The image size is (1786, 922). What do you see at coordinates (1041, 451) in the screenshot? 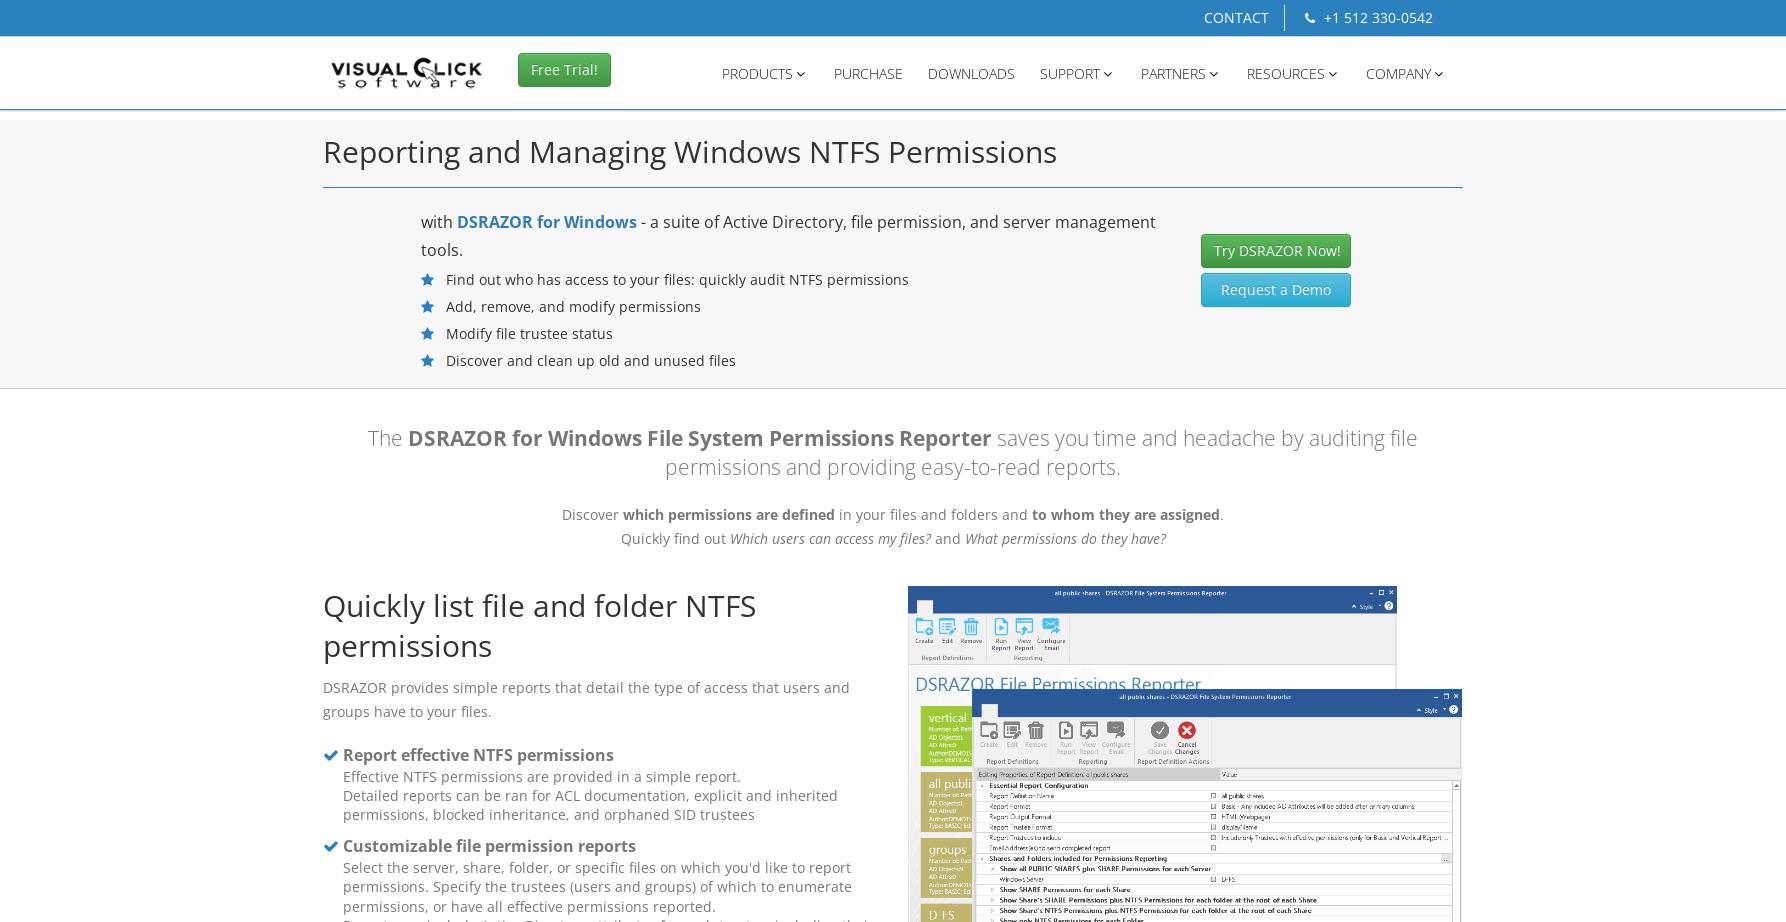
I see `'saves you time and headache by auditing 
						file permissions and providing easy-to-read reports.'` at bounding box center [1041, 451].